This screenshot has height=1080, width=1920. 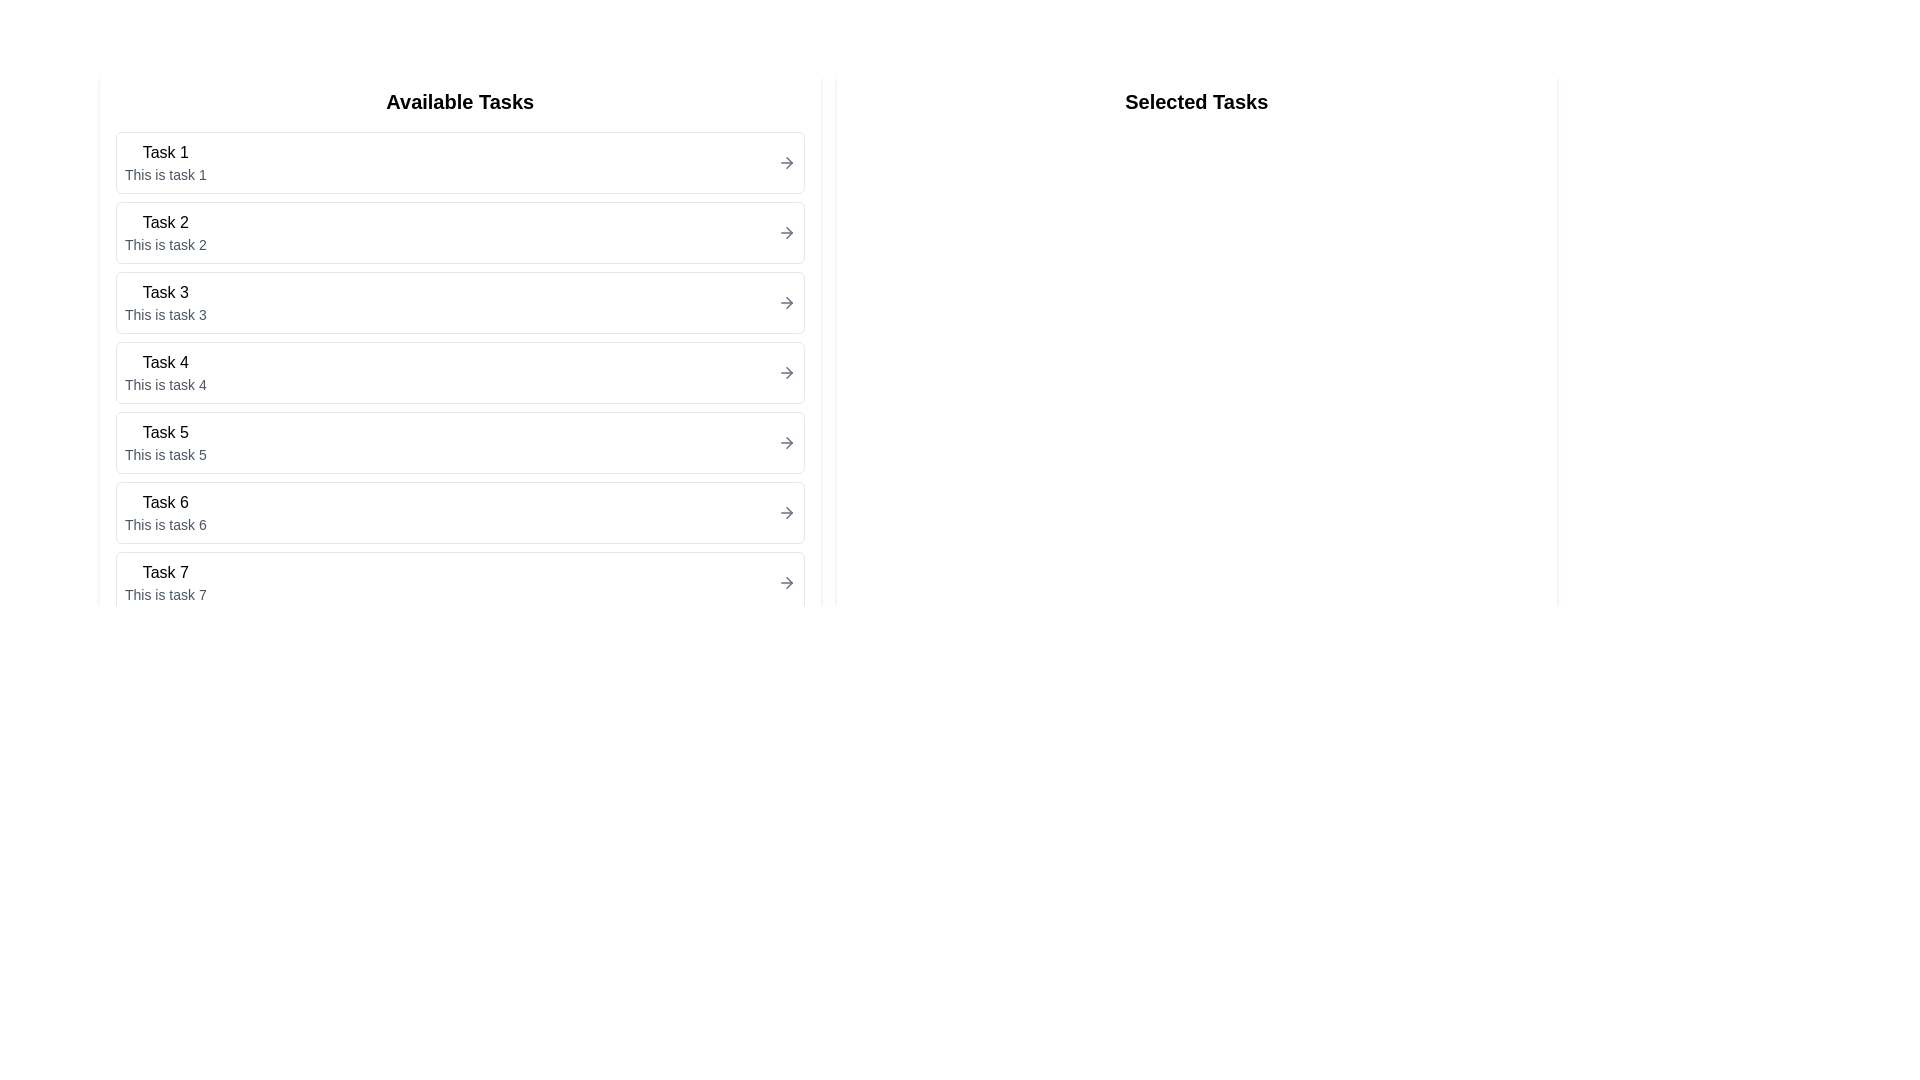 I want to click on the text element displaying 'Task 2' located, so click(x=165, y=223).